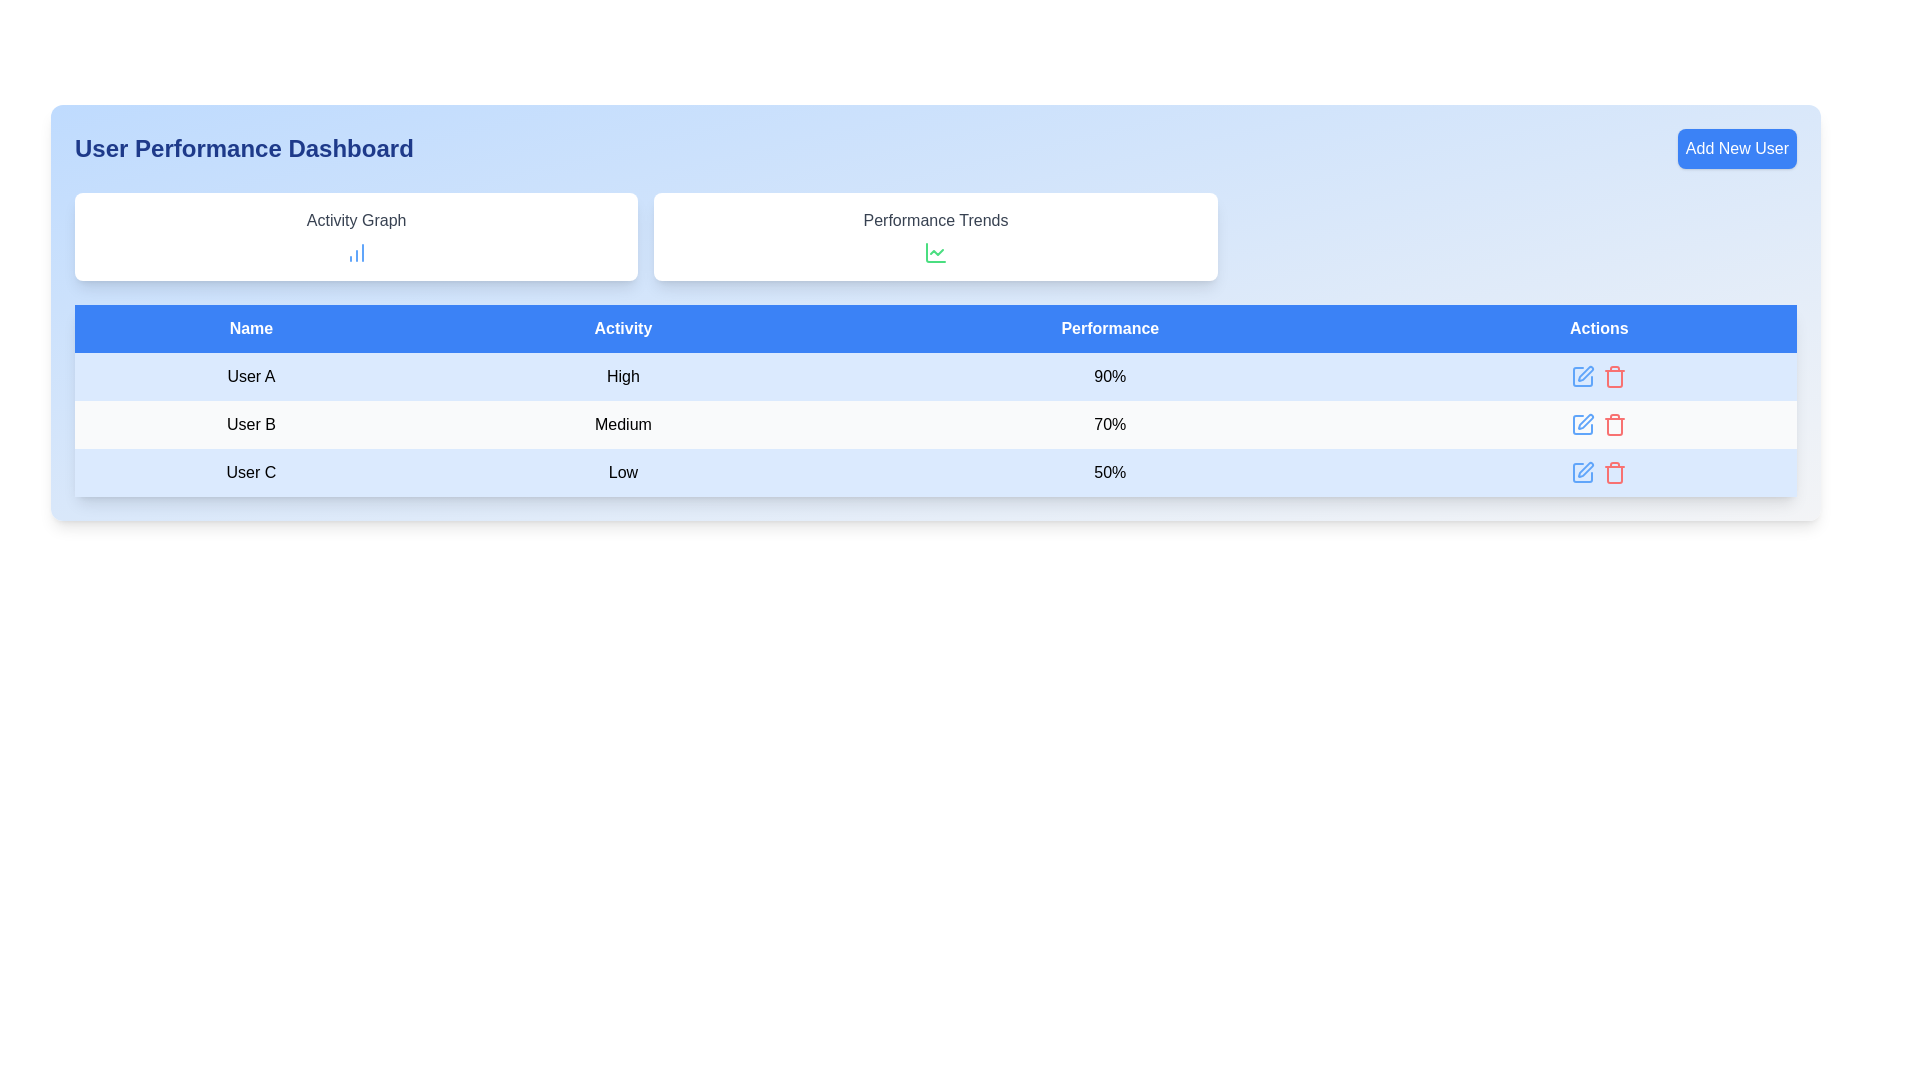 This screenshot has width=1920, height=1080. What do you see at coordinates (1582, 423) in the screenshot?
I see `the edit button, which is the first icon in the 'Actions' column of the second row of the table displayed in the lower section of the interface, to change its visual state` at bounding box center [1582, 423].